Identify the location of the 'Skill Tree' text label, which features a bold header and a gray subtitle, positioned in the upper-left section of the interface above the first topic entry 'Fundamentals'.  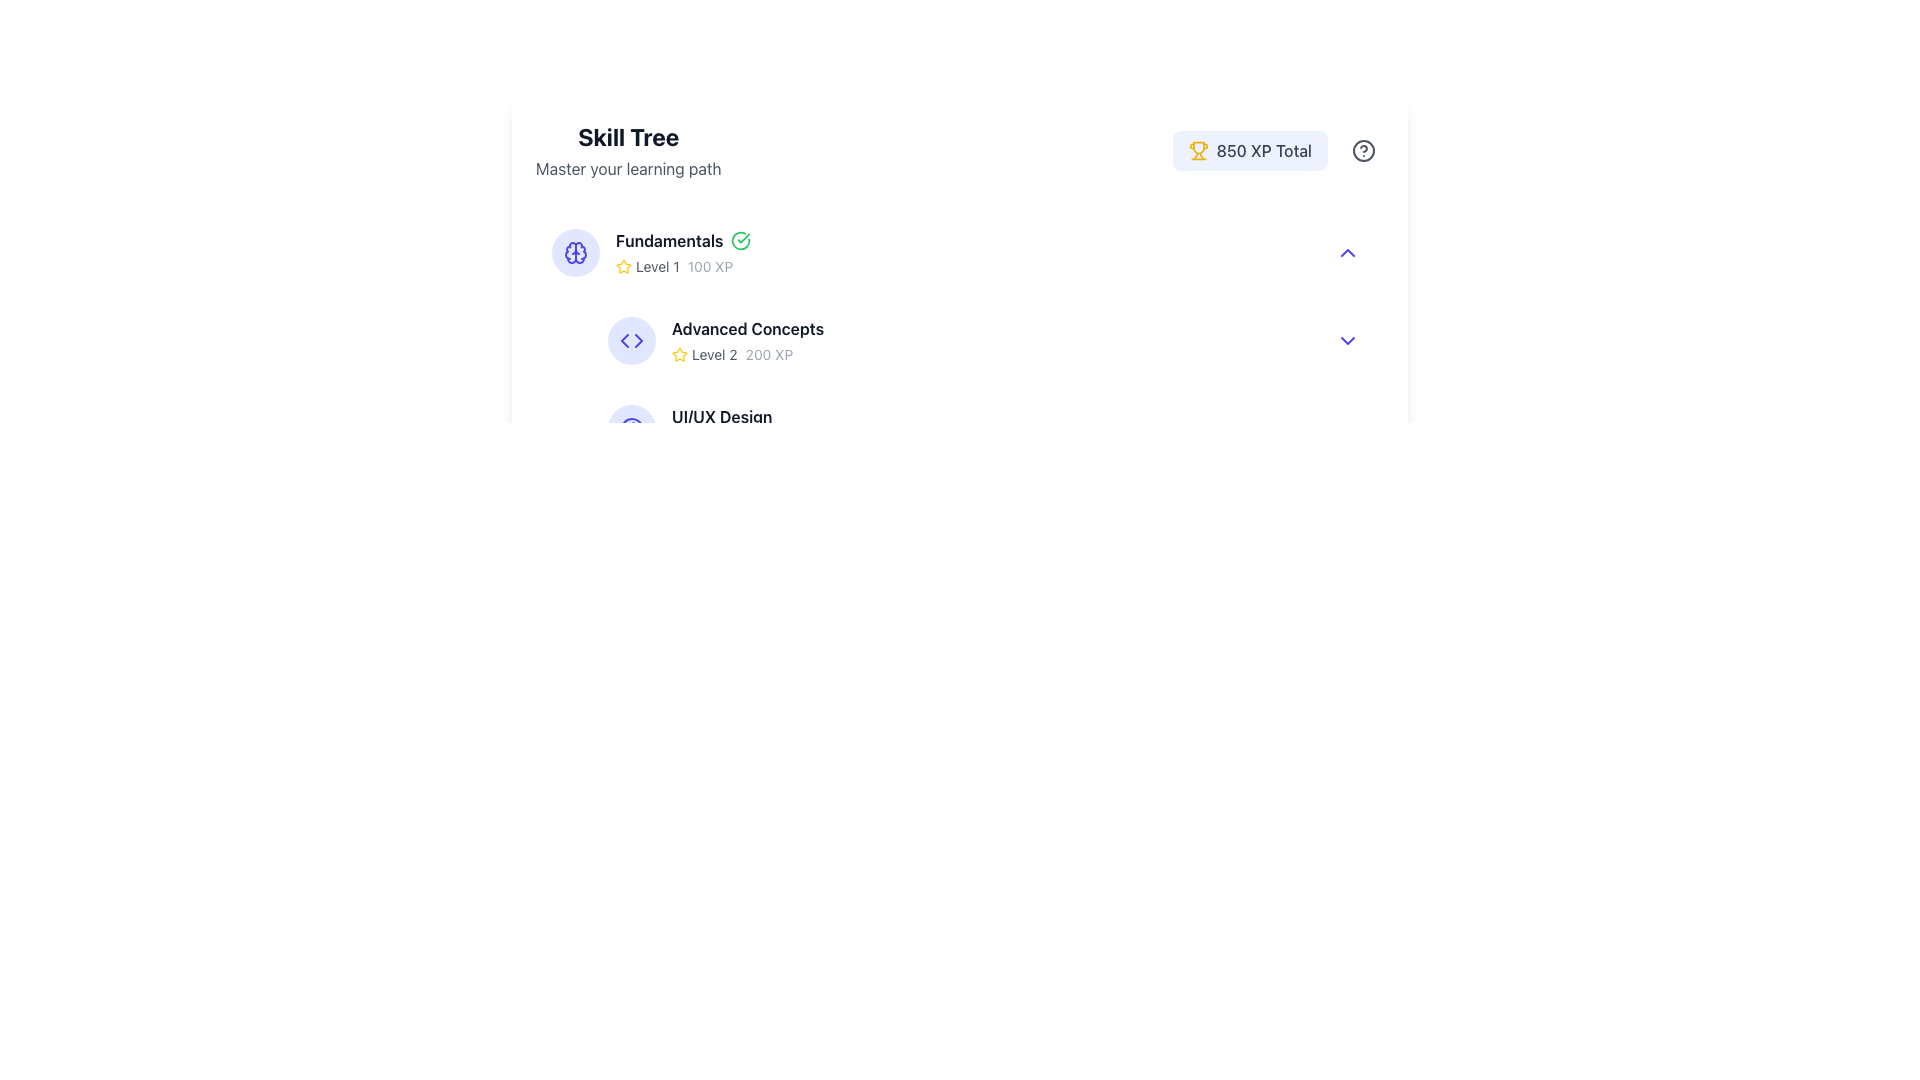
(627, 149).